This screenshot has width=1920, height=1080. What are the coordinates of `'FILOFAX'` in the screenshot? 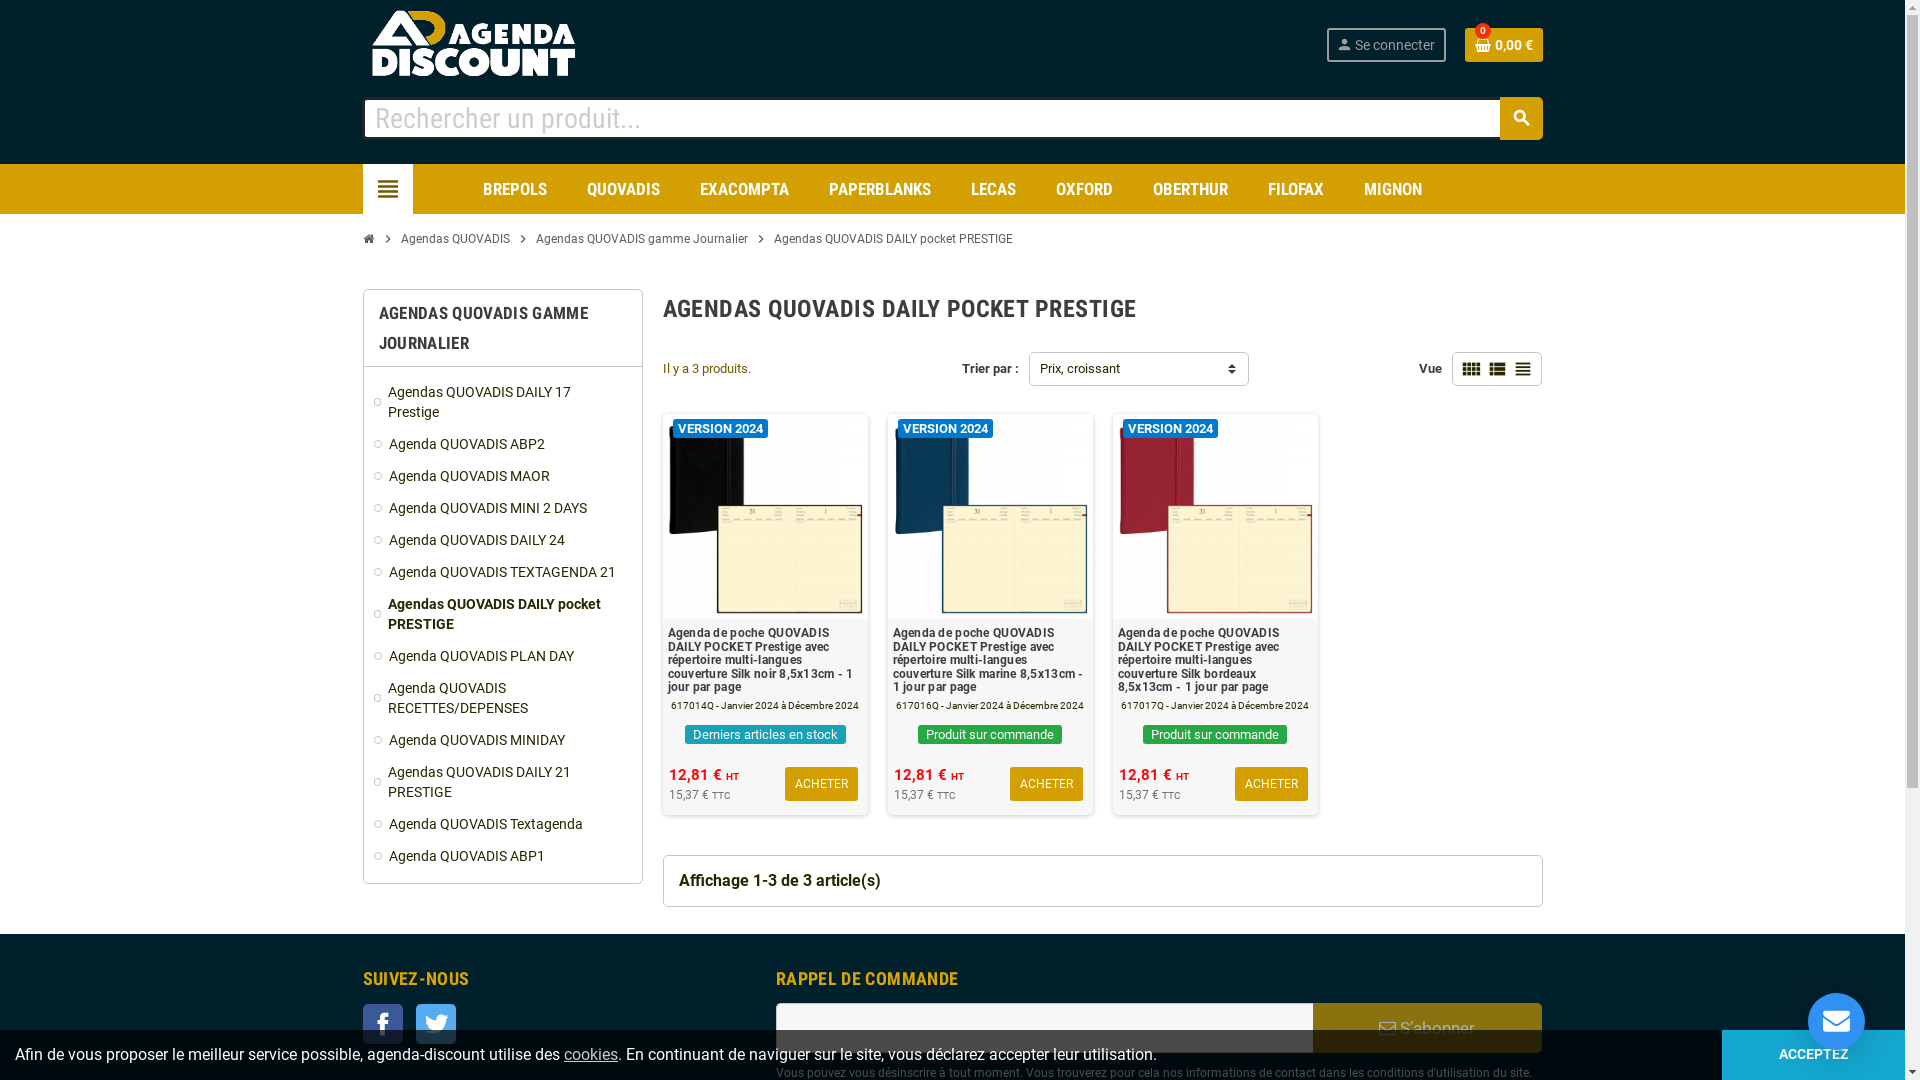 It's located at (1296, 189).